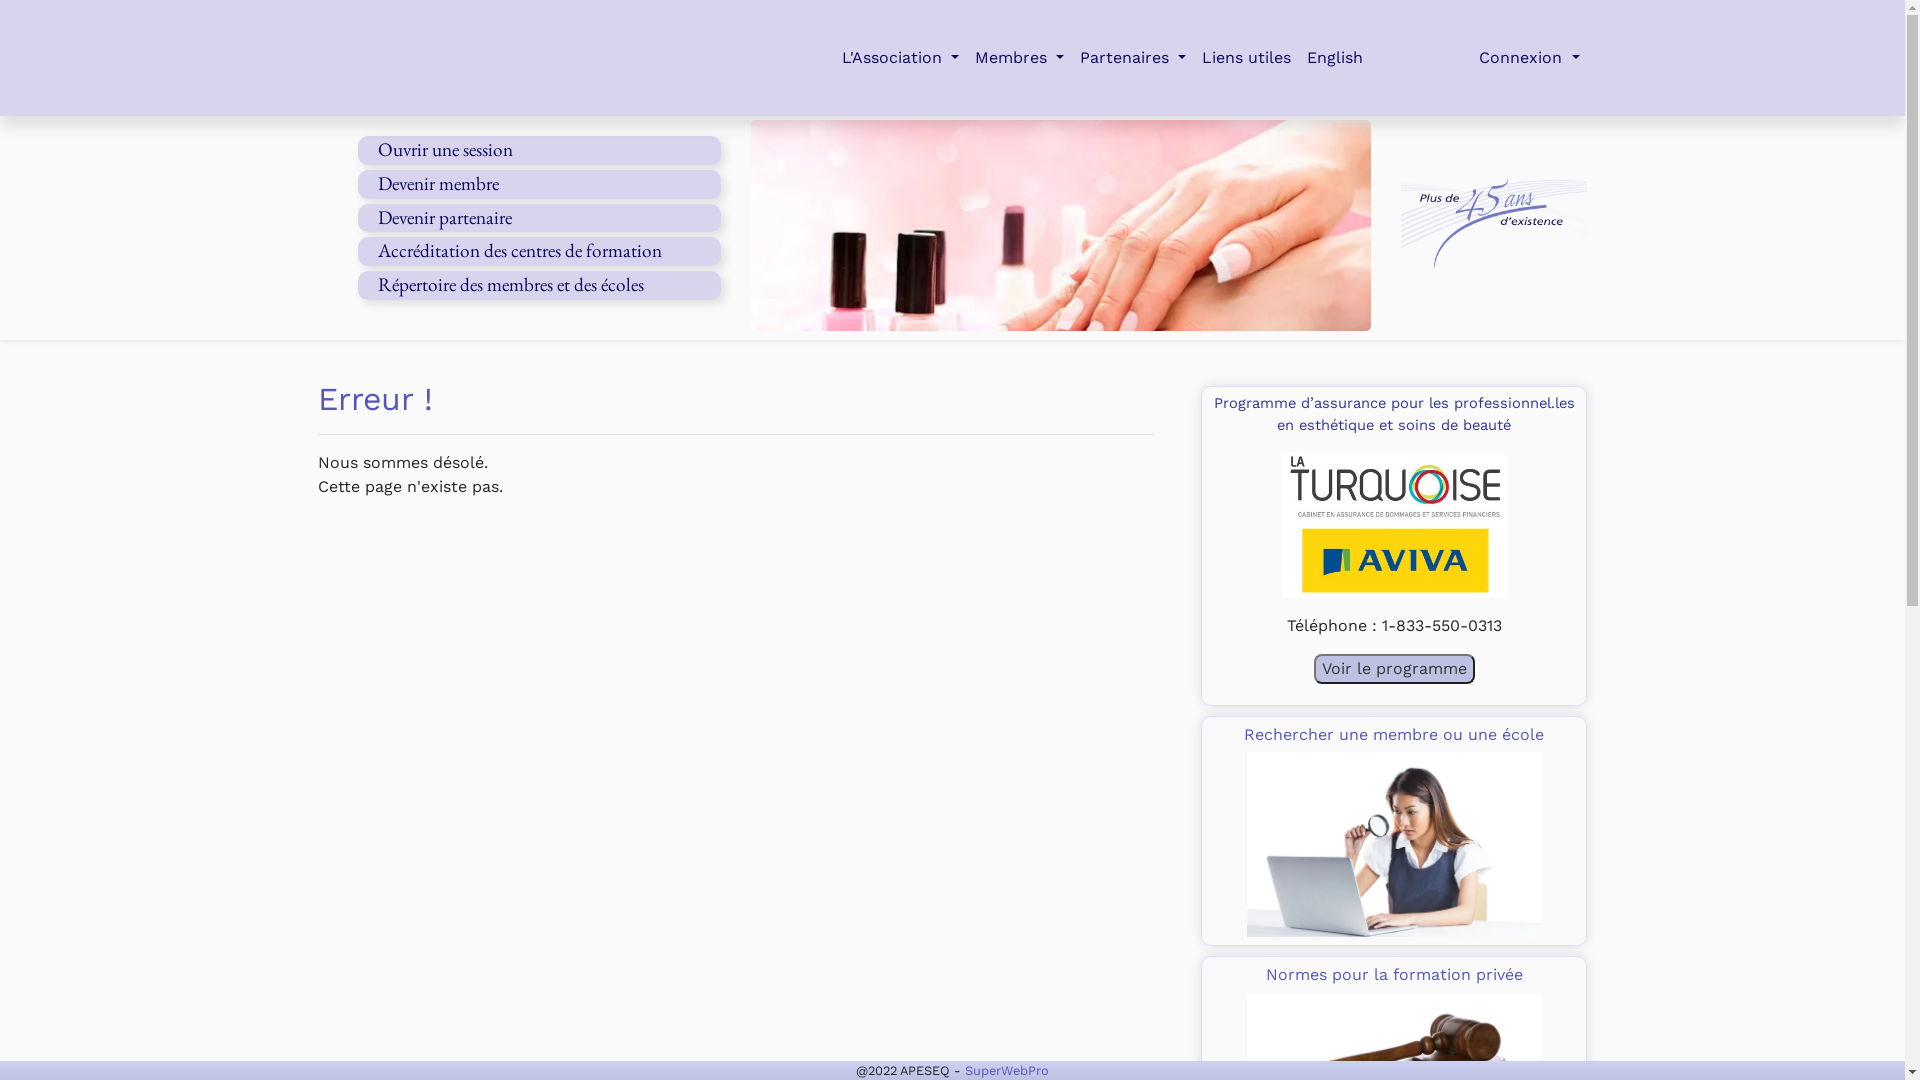 The image size is (1920, 1080). Describe the element at coordinates (1132, 56) in the screenshot. I see `'Partenaires'` at that location.